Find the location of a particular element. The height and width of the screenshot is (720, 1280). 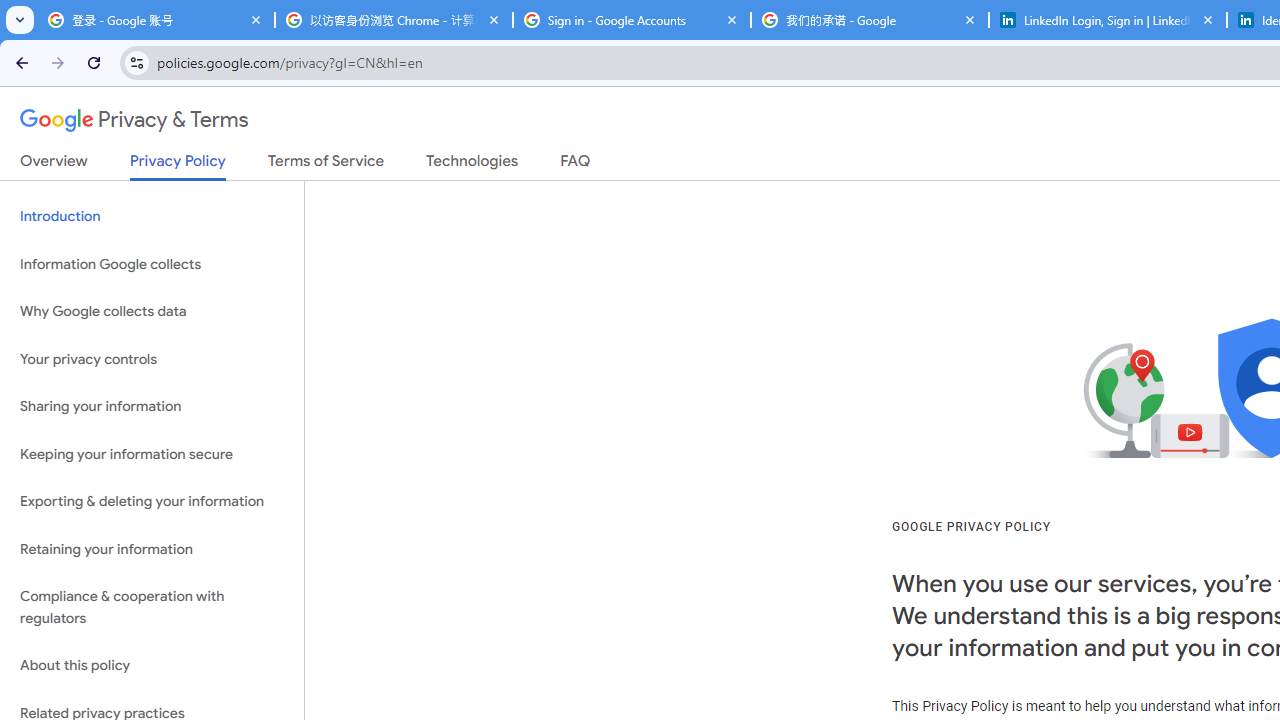

'LinkedIn Login, Sign in | LinkedIn' is located at coordinates (1107, 20).